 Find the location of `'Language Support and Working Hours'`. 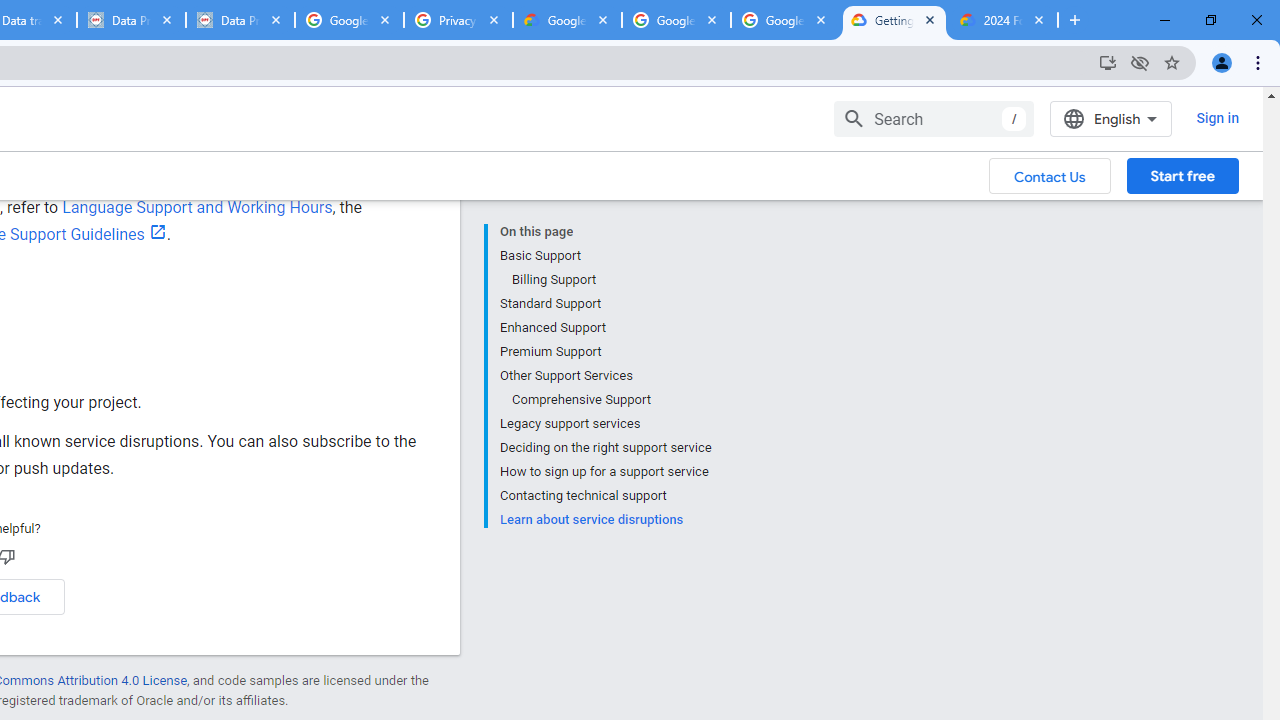

'Language Support and Working Hours' is located at coordinates (197, 207).